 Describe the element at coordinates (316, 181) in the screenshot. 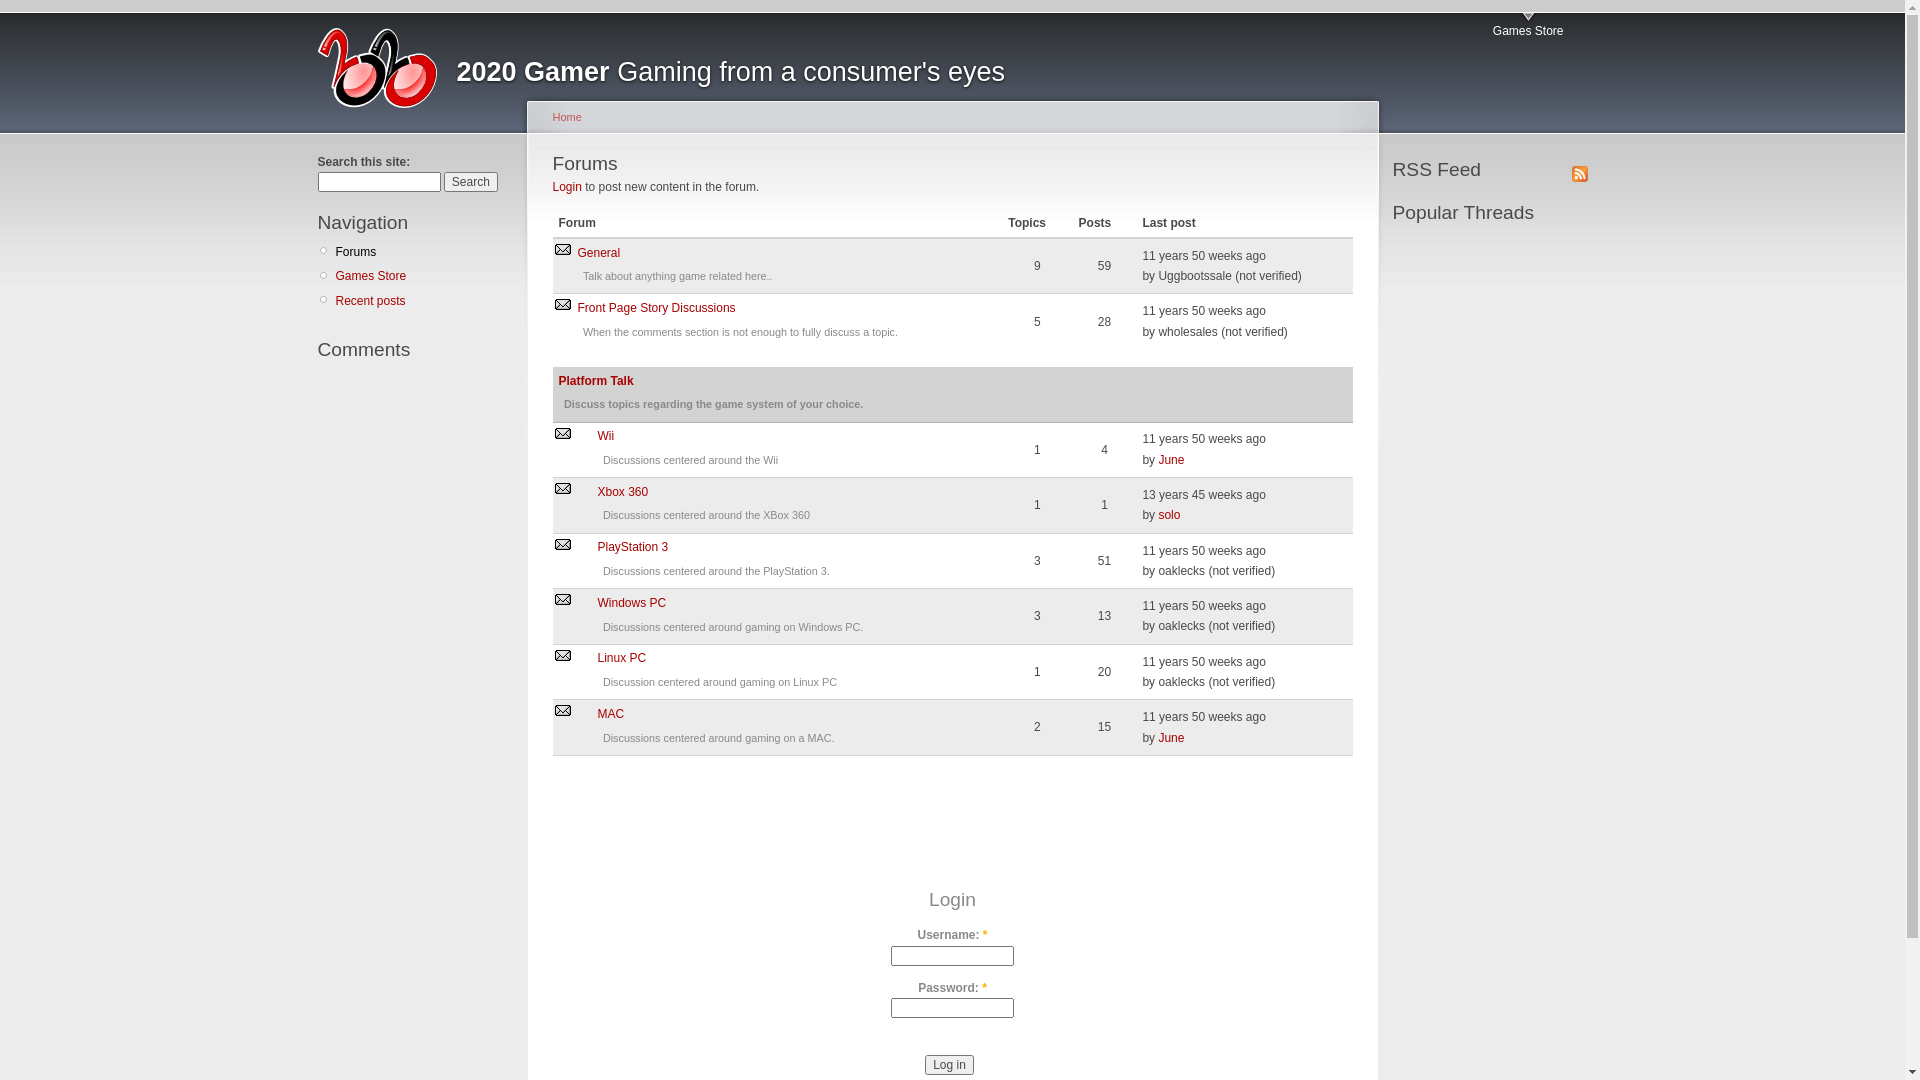

I see `'Enter the terms you wish to search for.'` at that location.